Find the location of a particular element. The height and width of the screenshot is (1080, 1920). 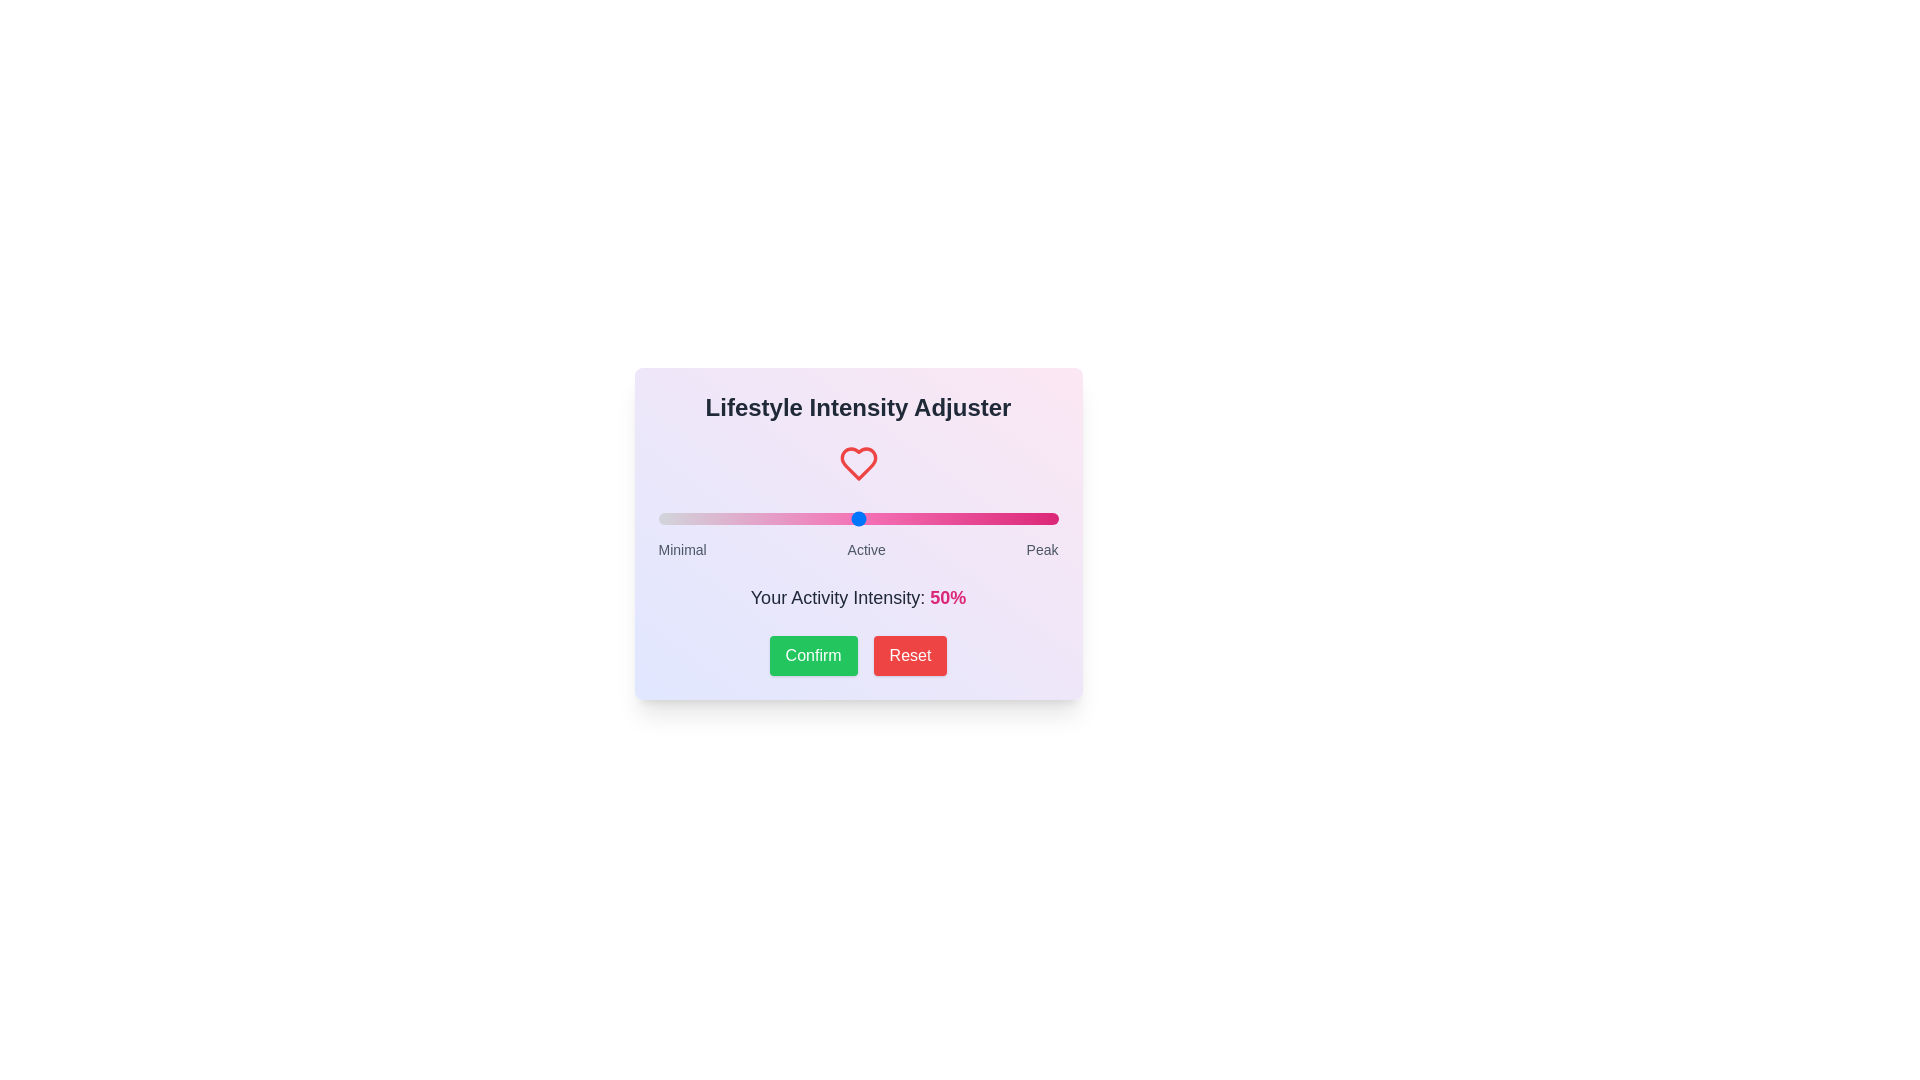

the slider to set the intensity to 18% is located at coordinates (729, 518).